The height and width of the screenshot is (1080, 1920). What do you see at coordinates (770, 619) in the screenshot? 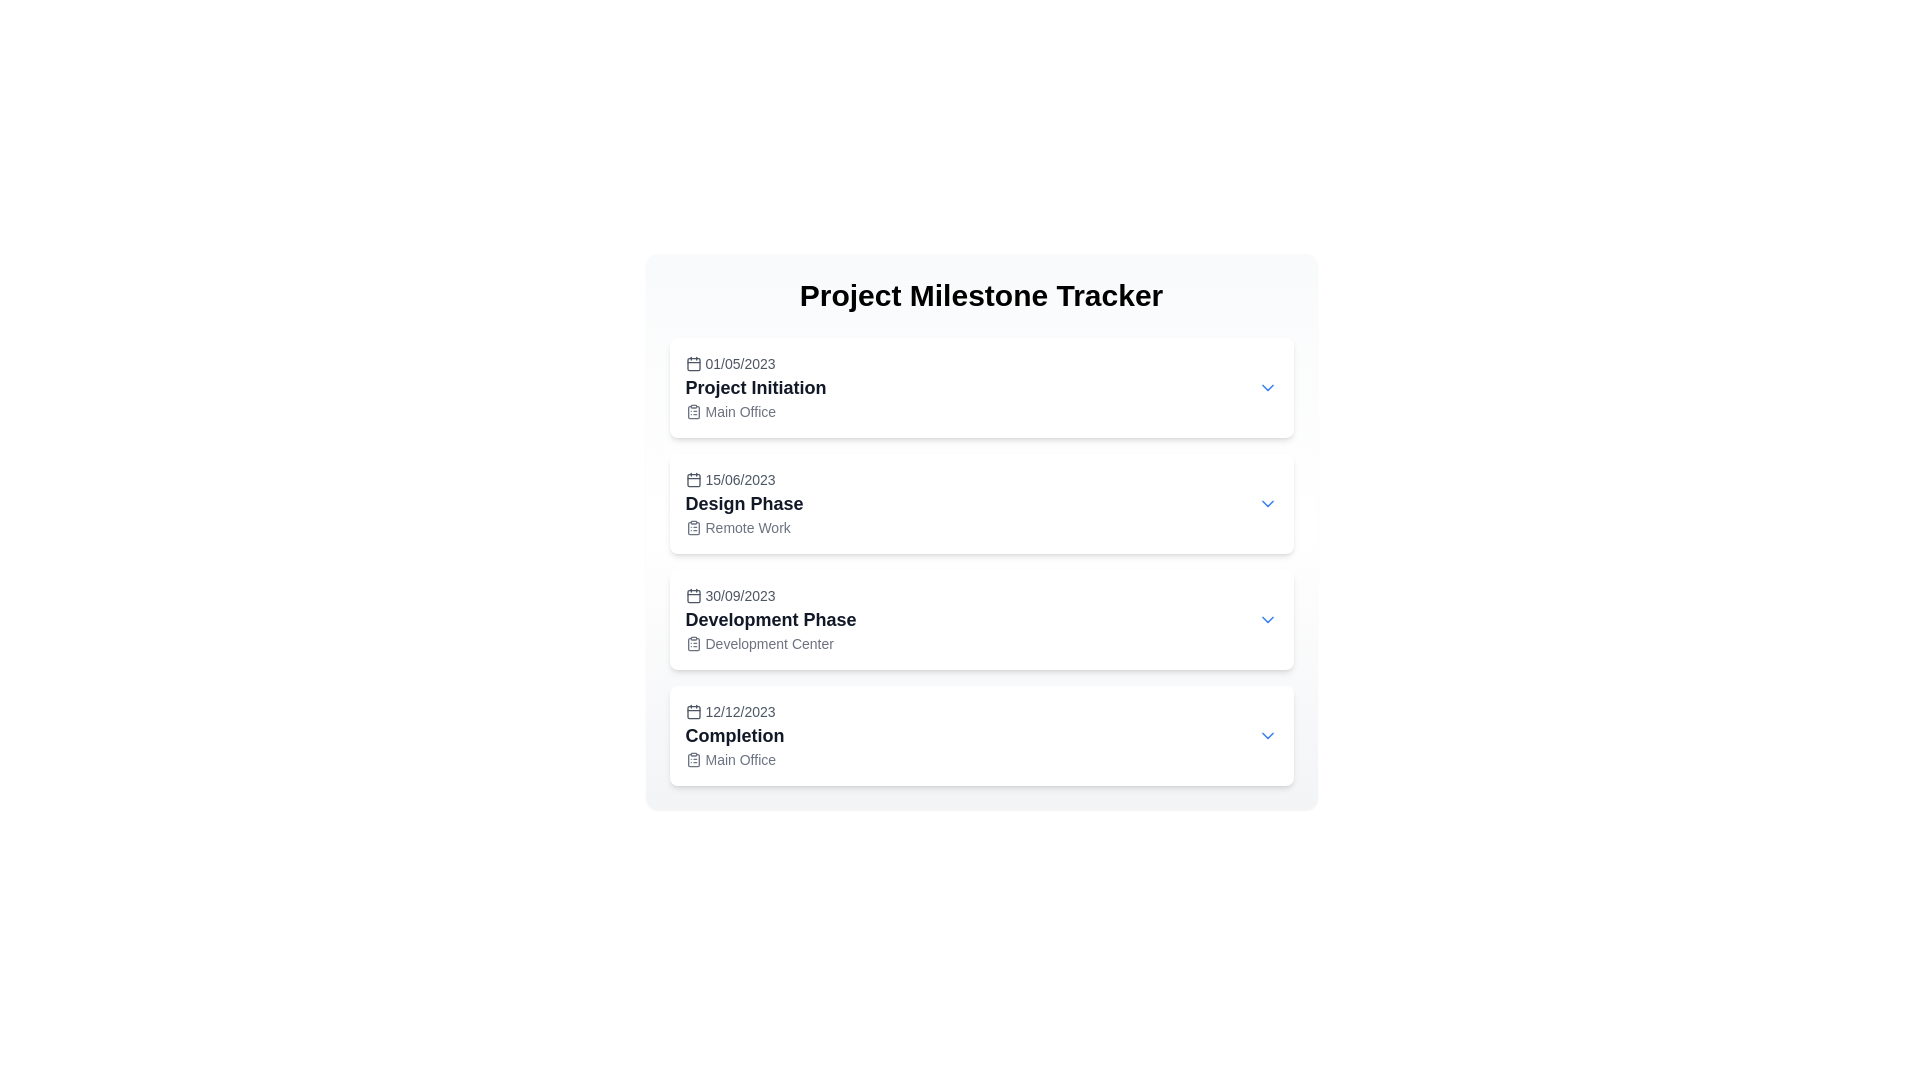
I see `the 'Development Phase' text label, which is displayed in a bold, large-sized font and located centrally below the '30/09/2023' date in the third milestone section` at bounding box center [770, 619].